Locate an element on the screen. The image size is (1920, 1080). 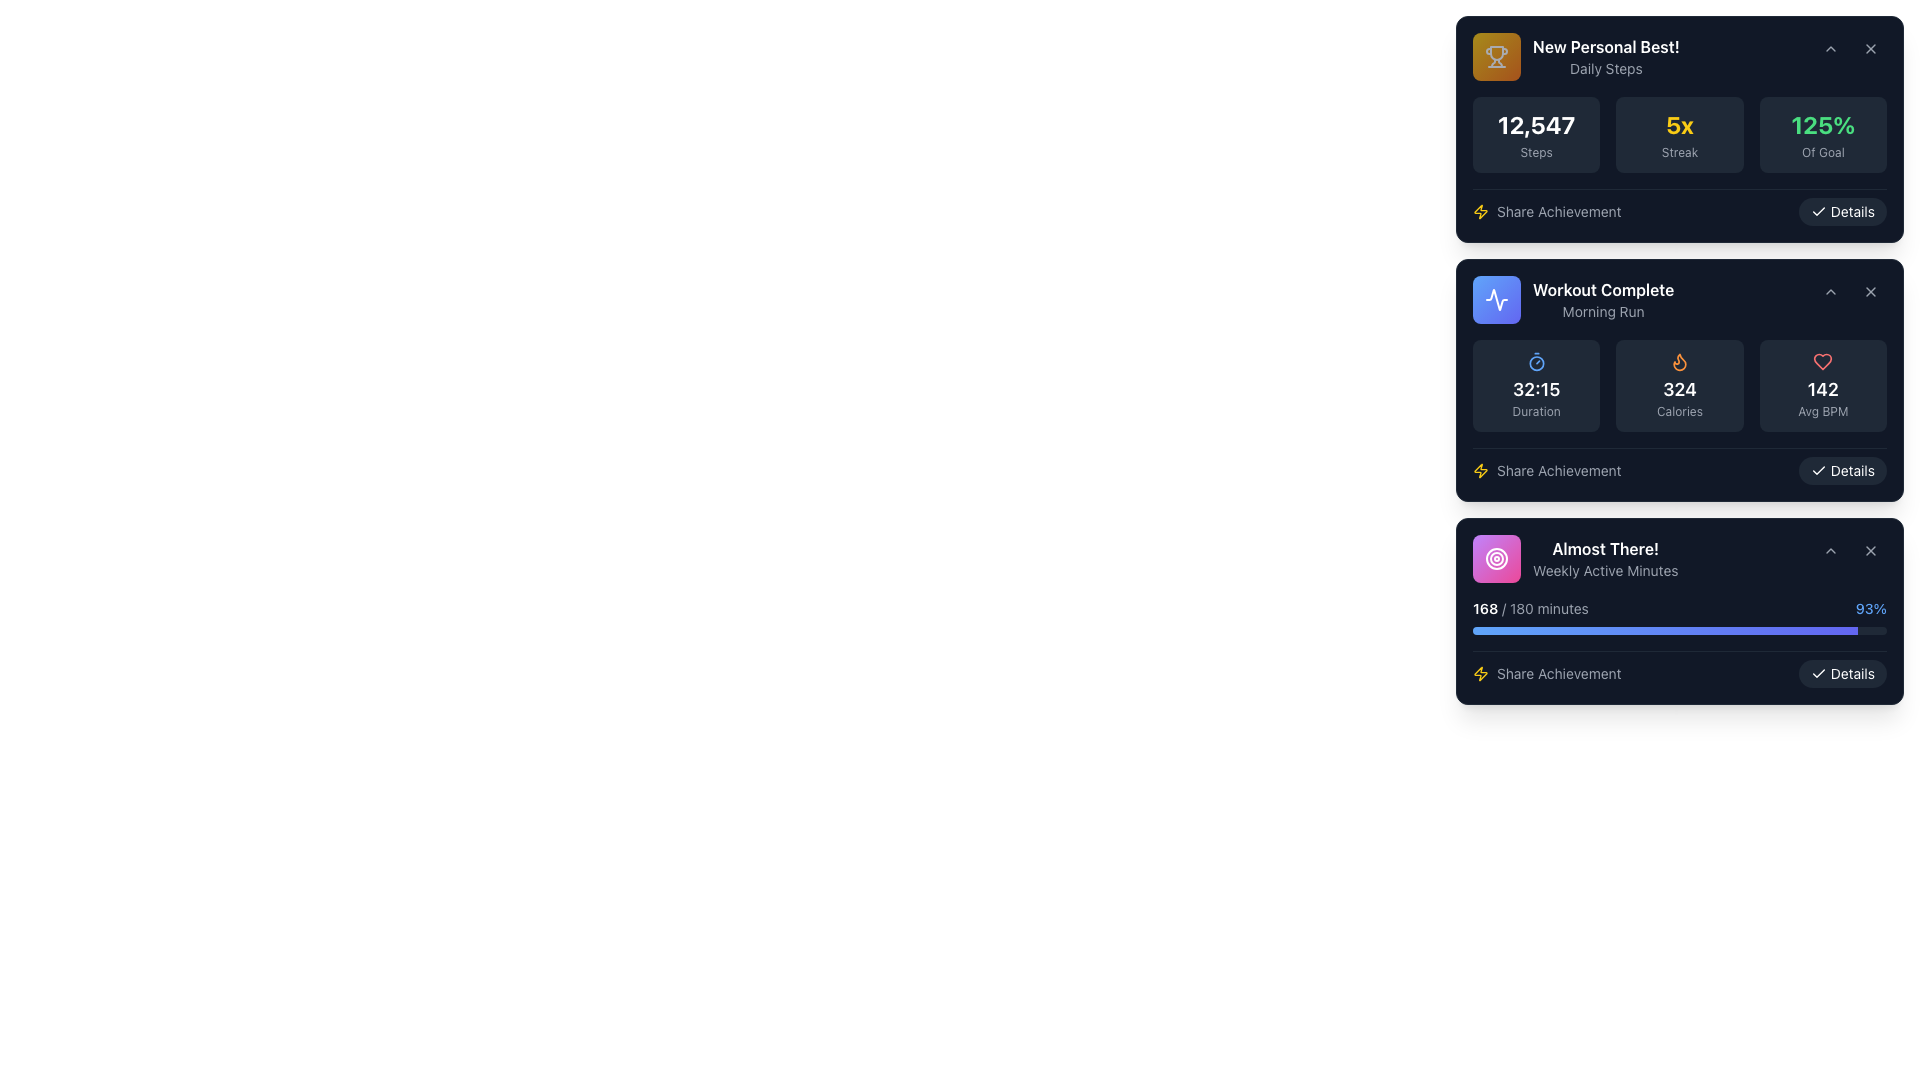
the progress indicator displaying 125% achievement, which is the third element in a horizontal grid layout is located at coordinates (1823, 135).